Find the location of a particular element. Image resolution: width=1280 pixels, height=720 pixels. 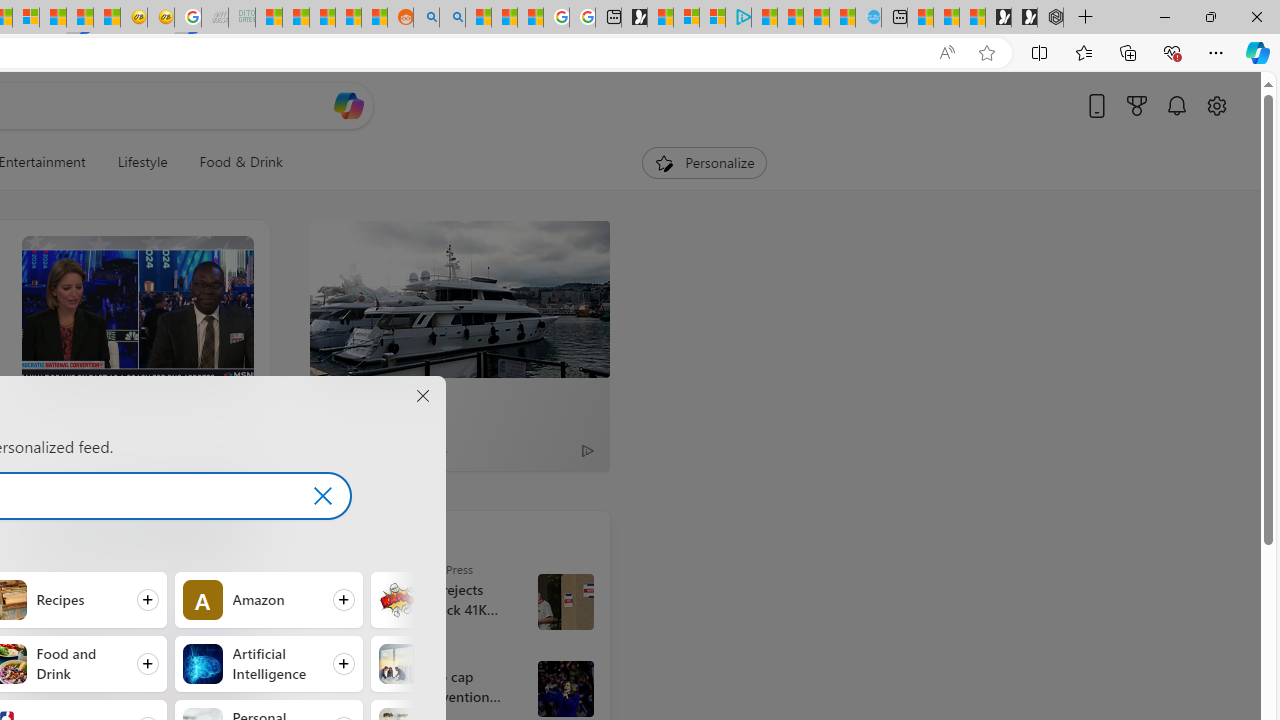

'Food & Drink' is located at coordinates (240, 162).